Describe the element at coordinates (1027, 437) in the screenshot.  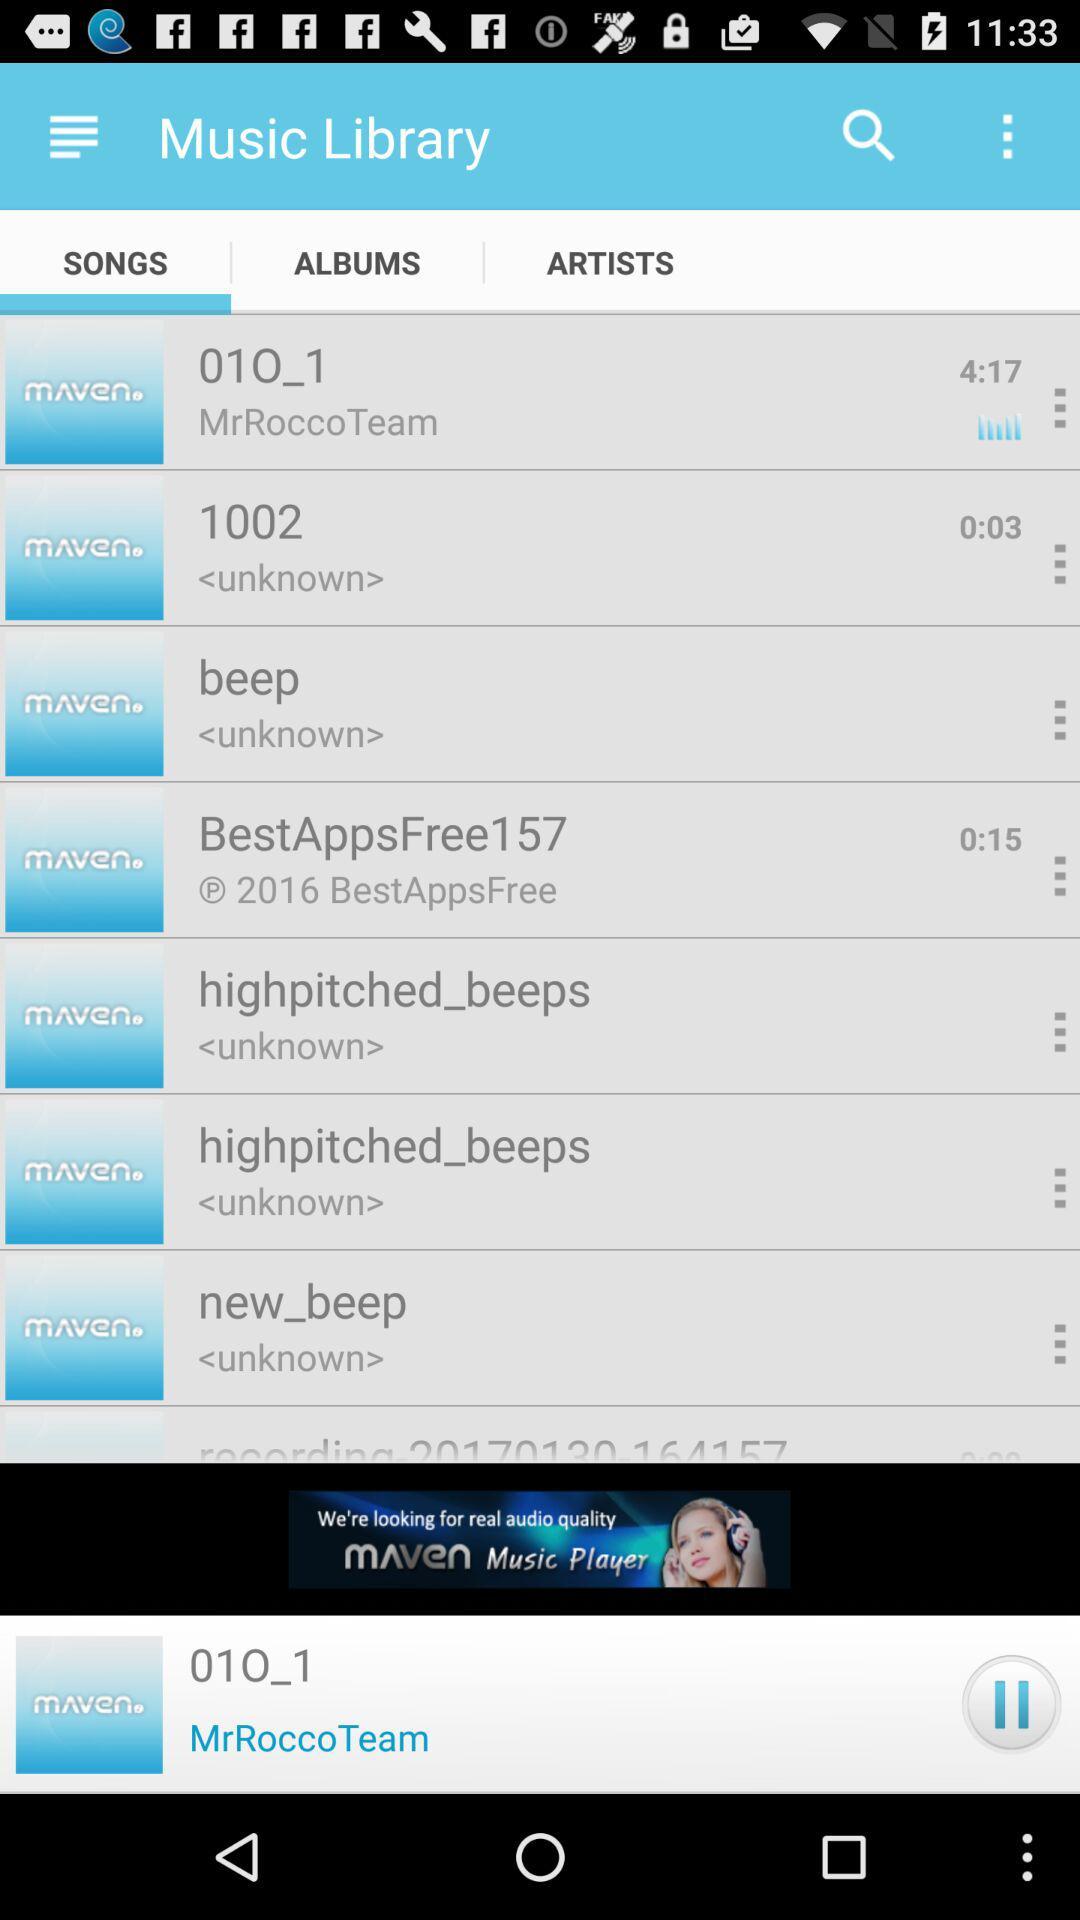
I see `the more icon` at that location.